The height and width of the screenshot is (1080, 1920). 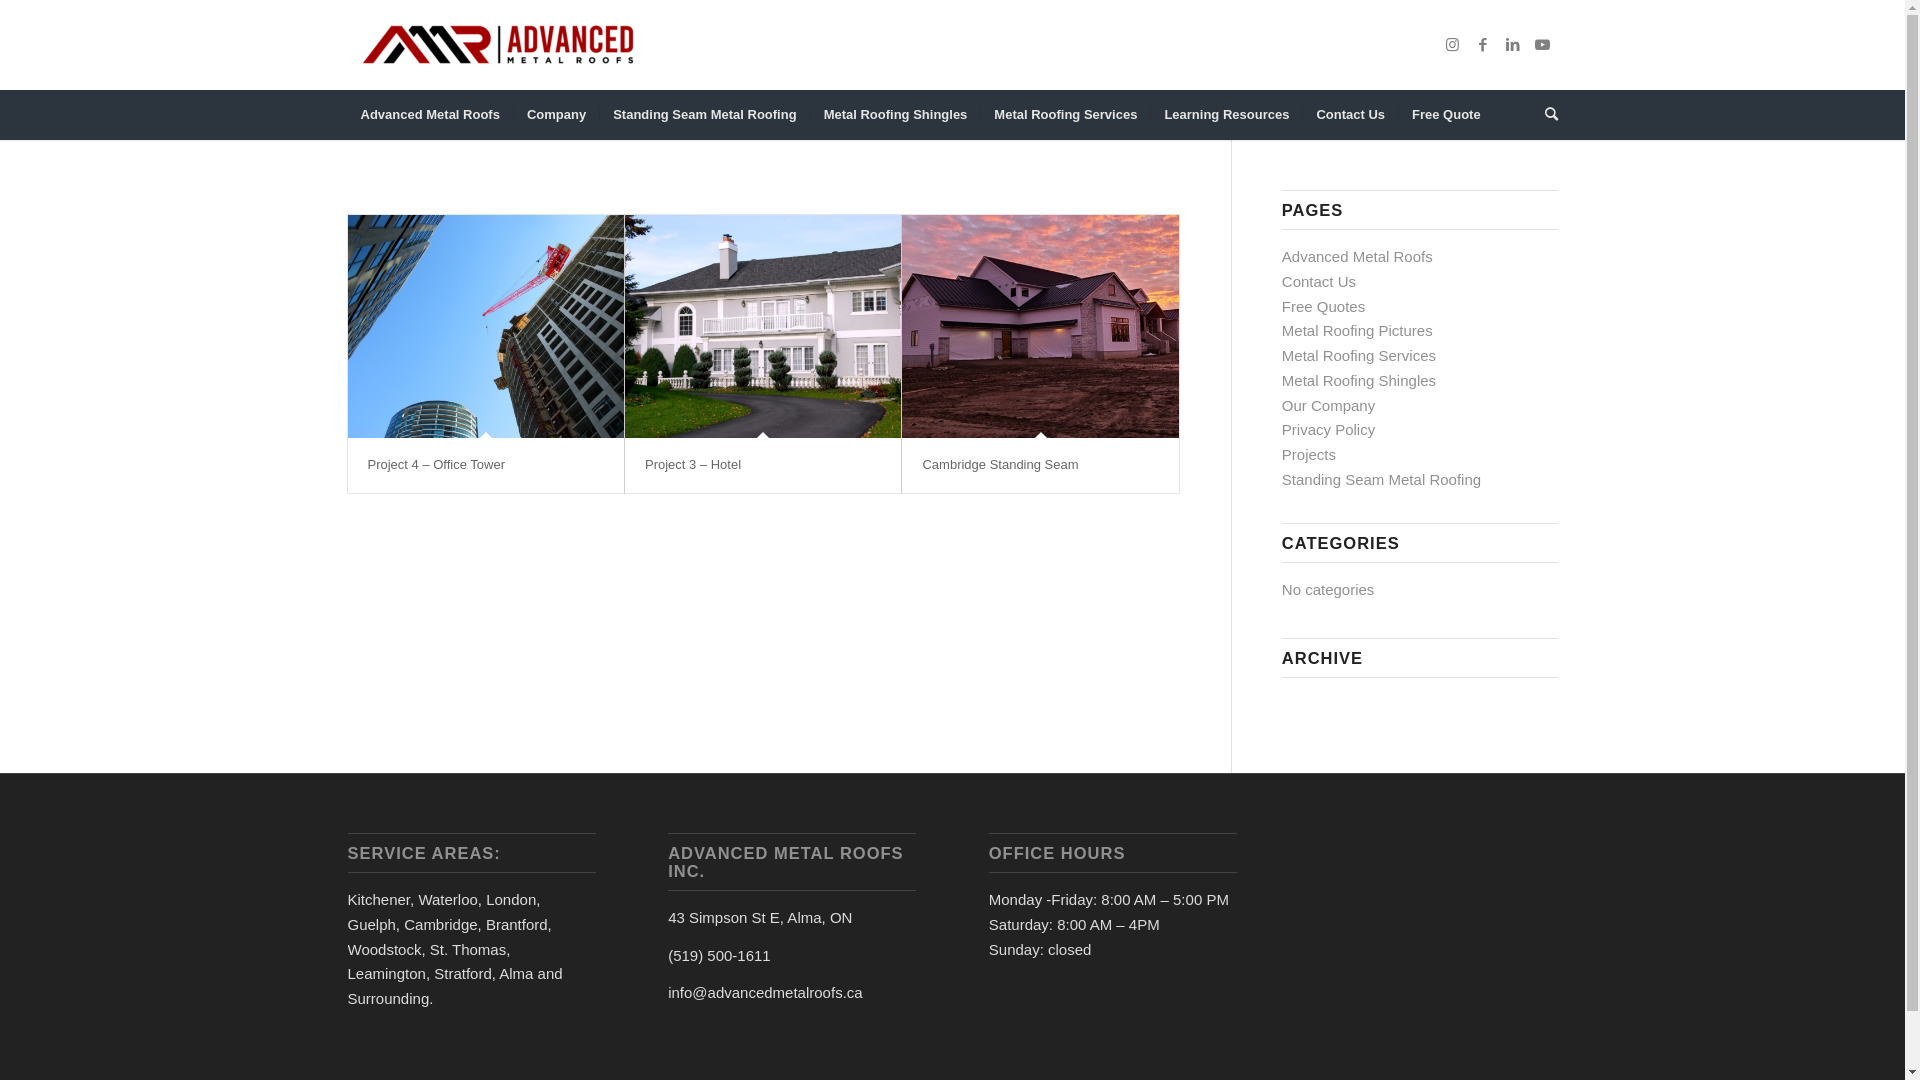 What do you see at coordinates (1357, 255) in the screenshot?
I see `'Advanced Metal Roofs'` at bounding box center [1357, 255].